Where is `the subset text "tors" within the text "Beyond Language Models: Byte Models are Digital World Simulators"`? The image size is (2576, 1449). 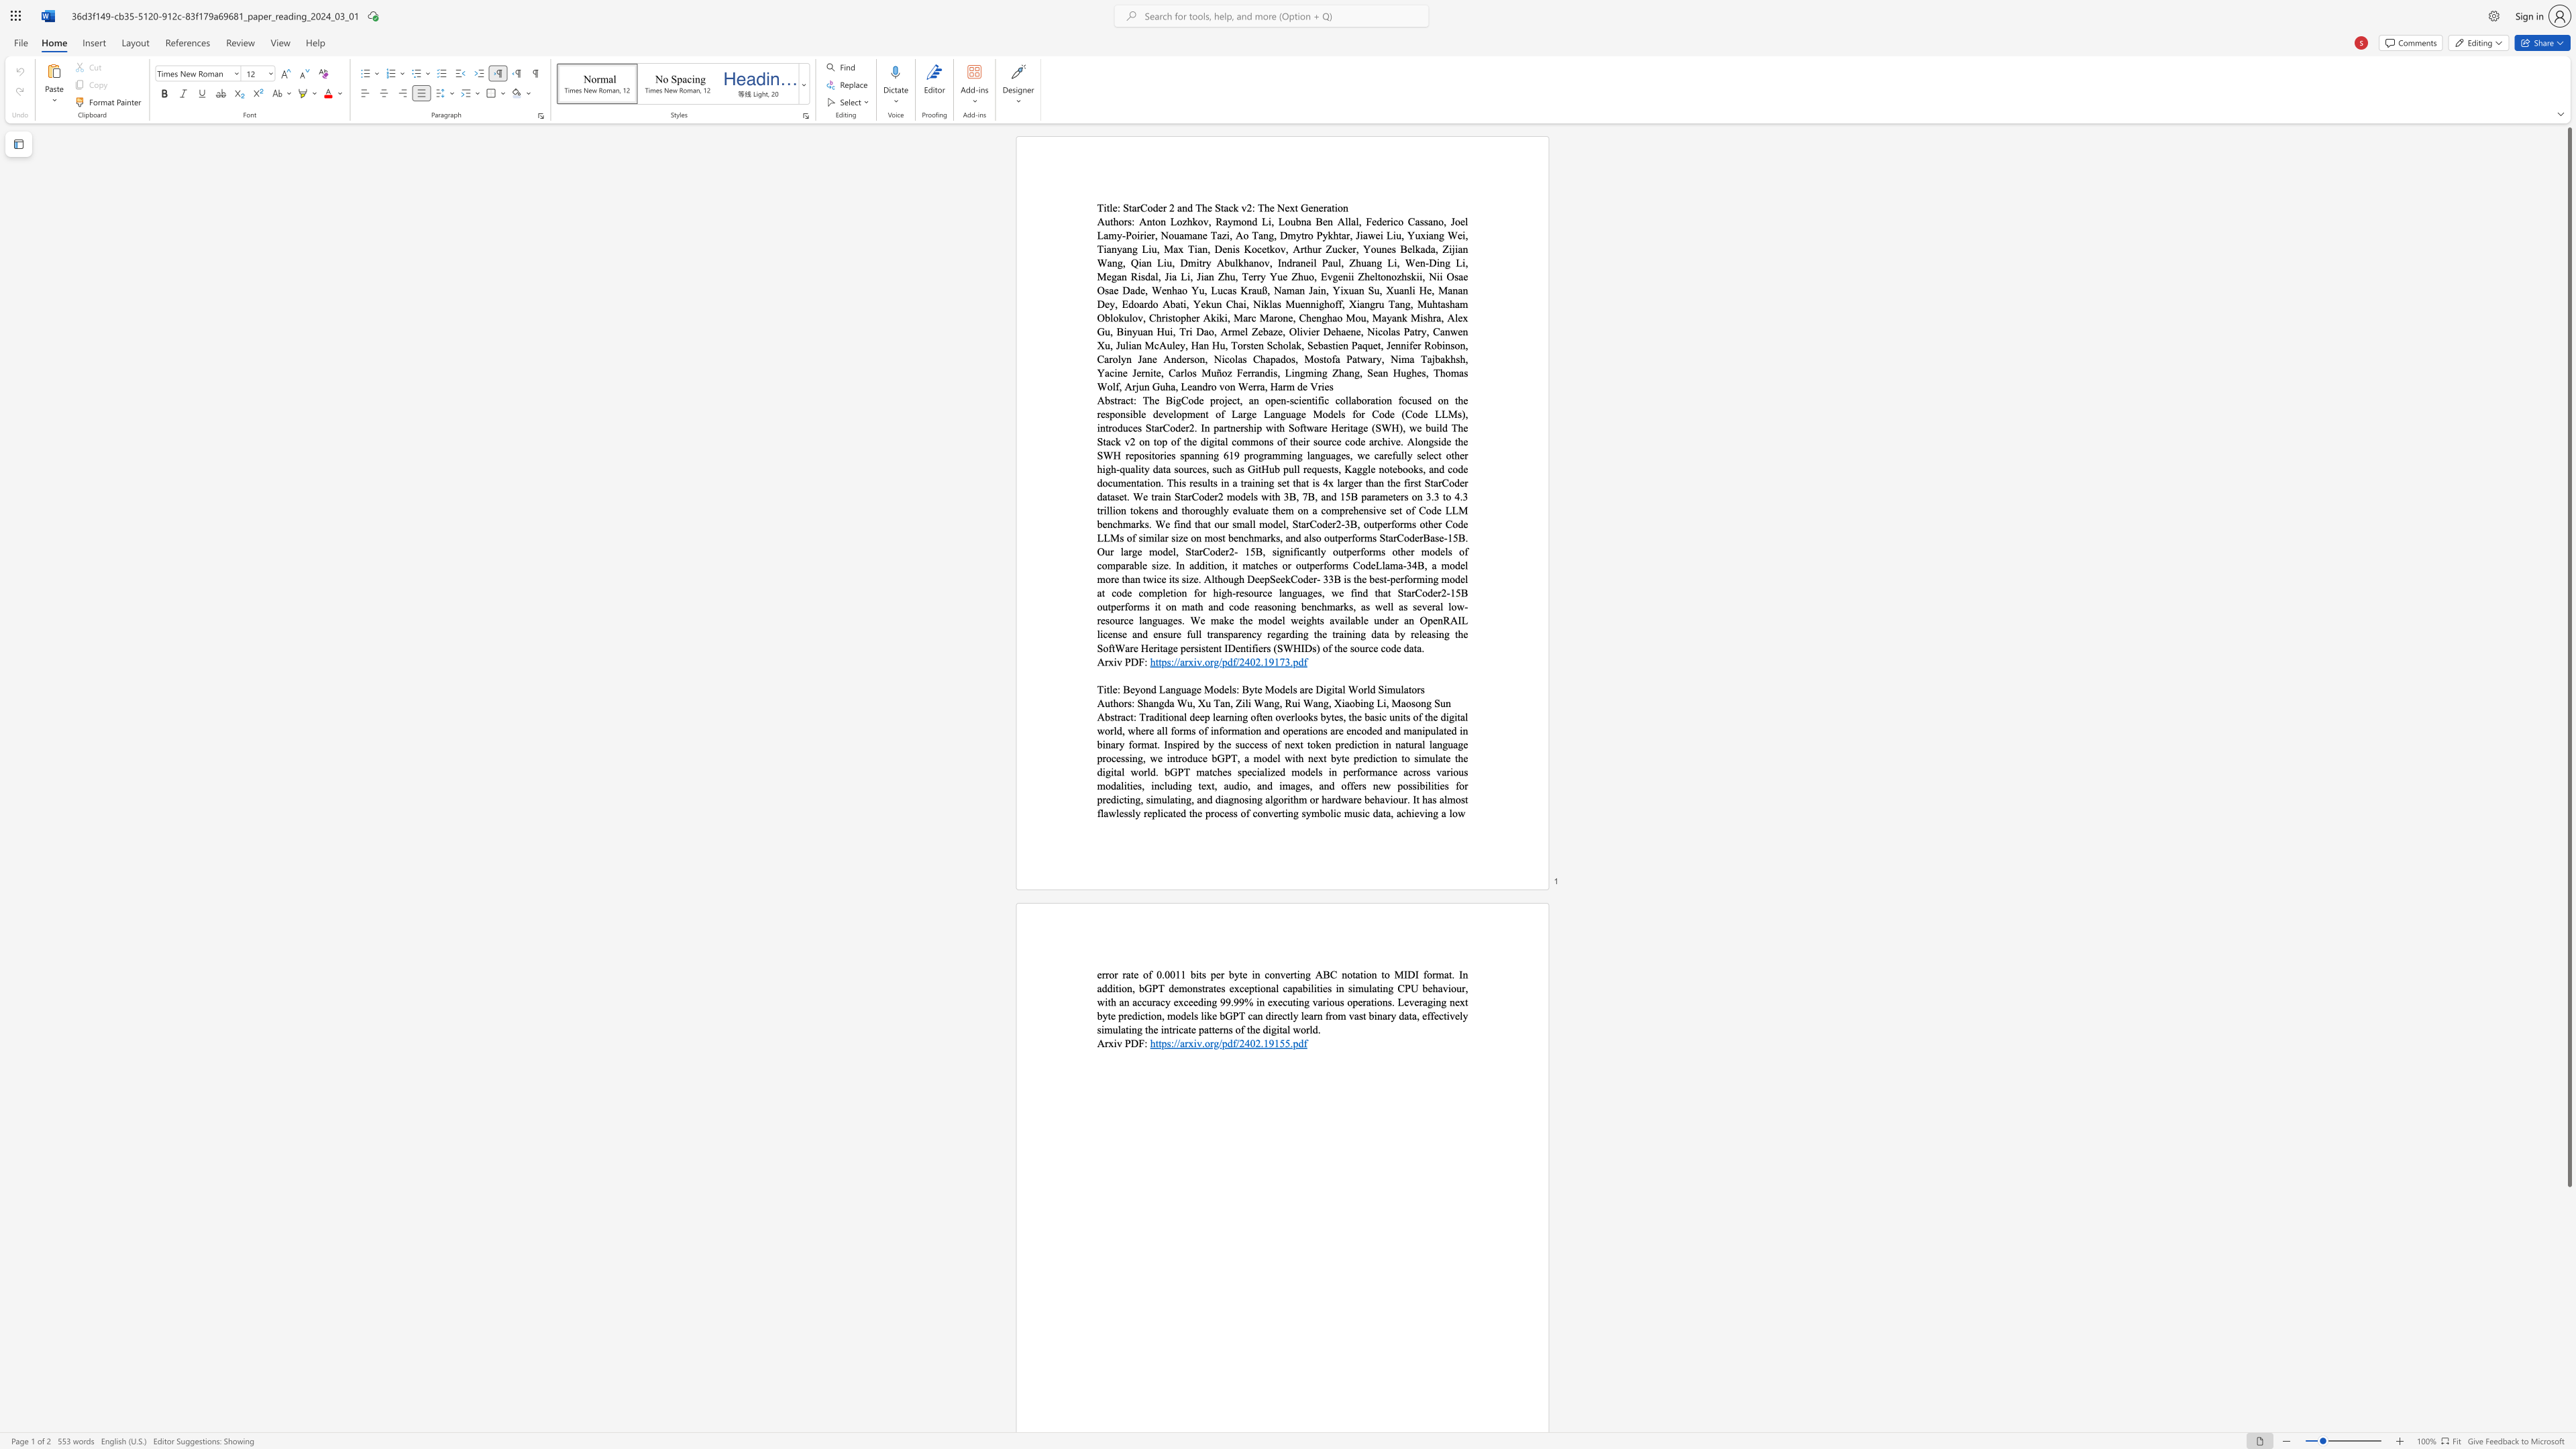 the subset text "tors" within the text "Beyond Language Models: Byte Models are Digital World Simulators" is located at coordinates (1408, 688).